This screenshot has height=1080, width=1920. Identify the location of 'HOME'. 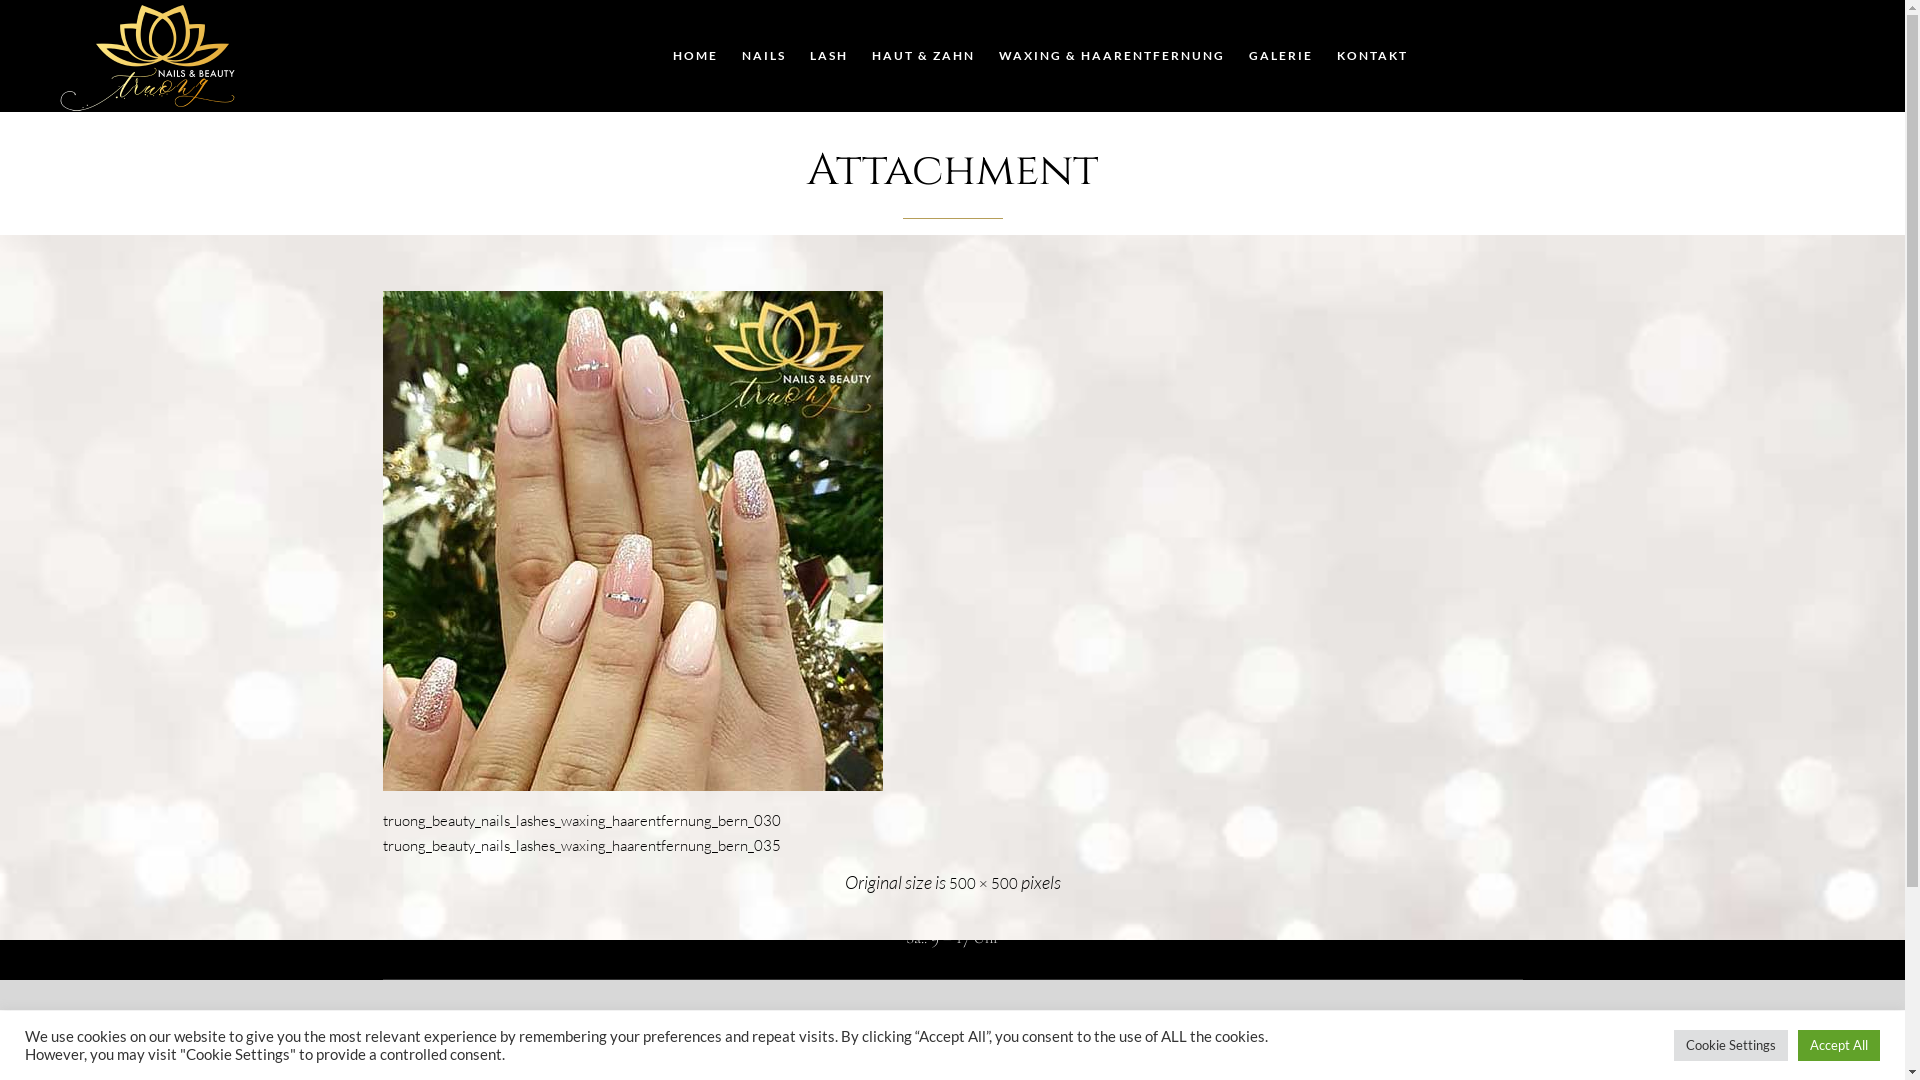
(694, 55).